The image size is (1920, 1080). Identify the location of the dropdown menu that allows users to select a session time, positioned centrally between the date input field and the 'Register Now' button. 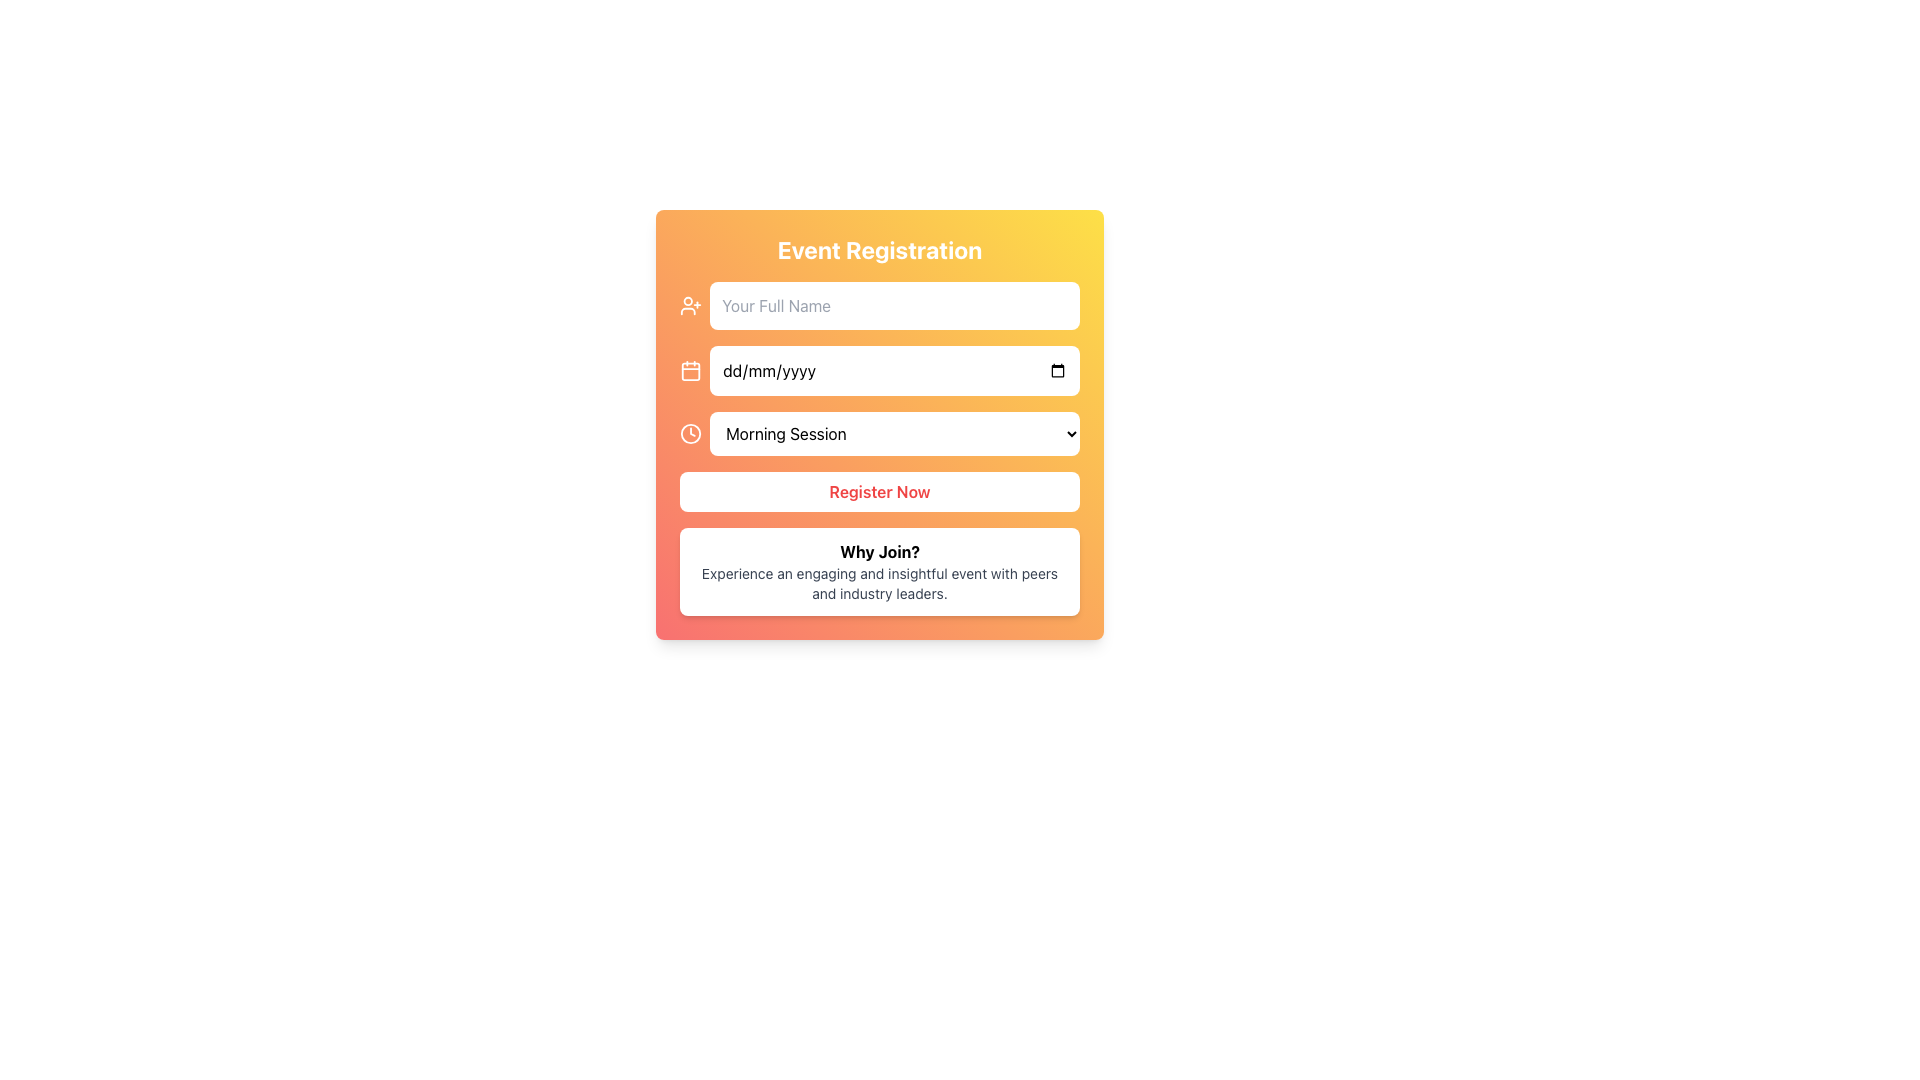
(894, 433).